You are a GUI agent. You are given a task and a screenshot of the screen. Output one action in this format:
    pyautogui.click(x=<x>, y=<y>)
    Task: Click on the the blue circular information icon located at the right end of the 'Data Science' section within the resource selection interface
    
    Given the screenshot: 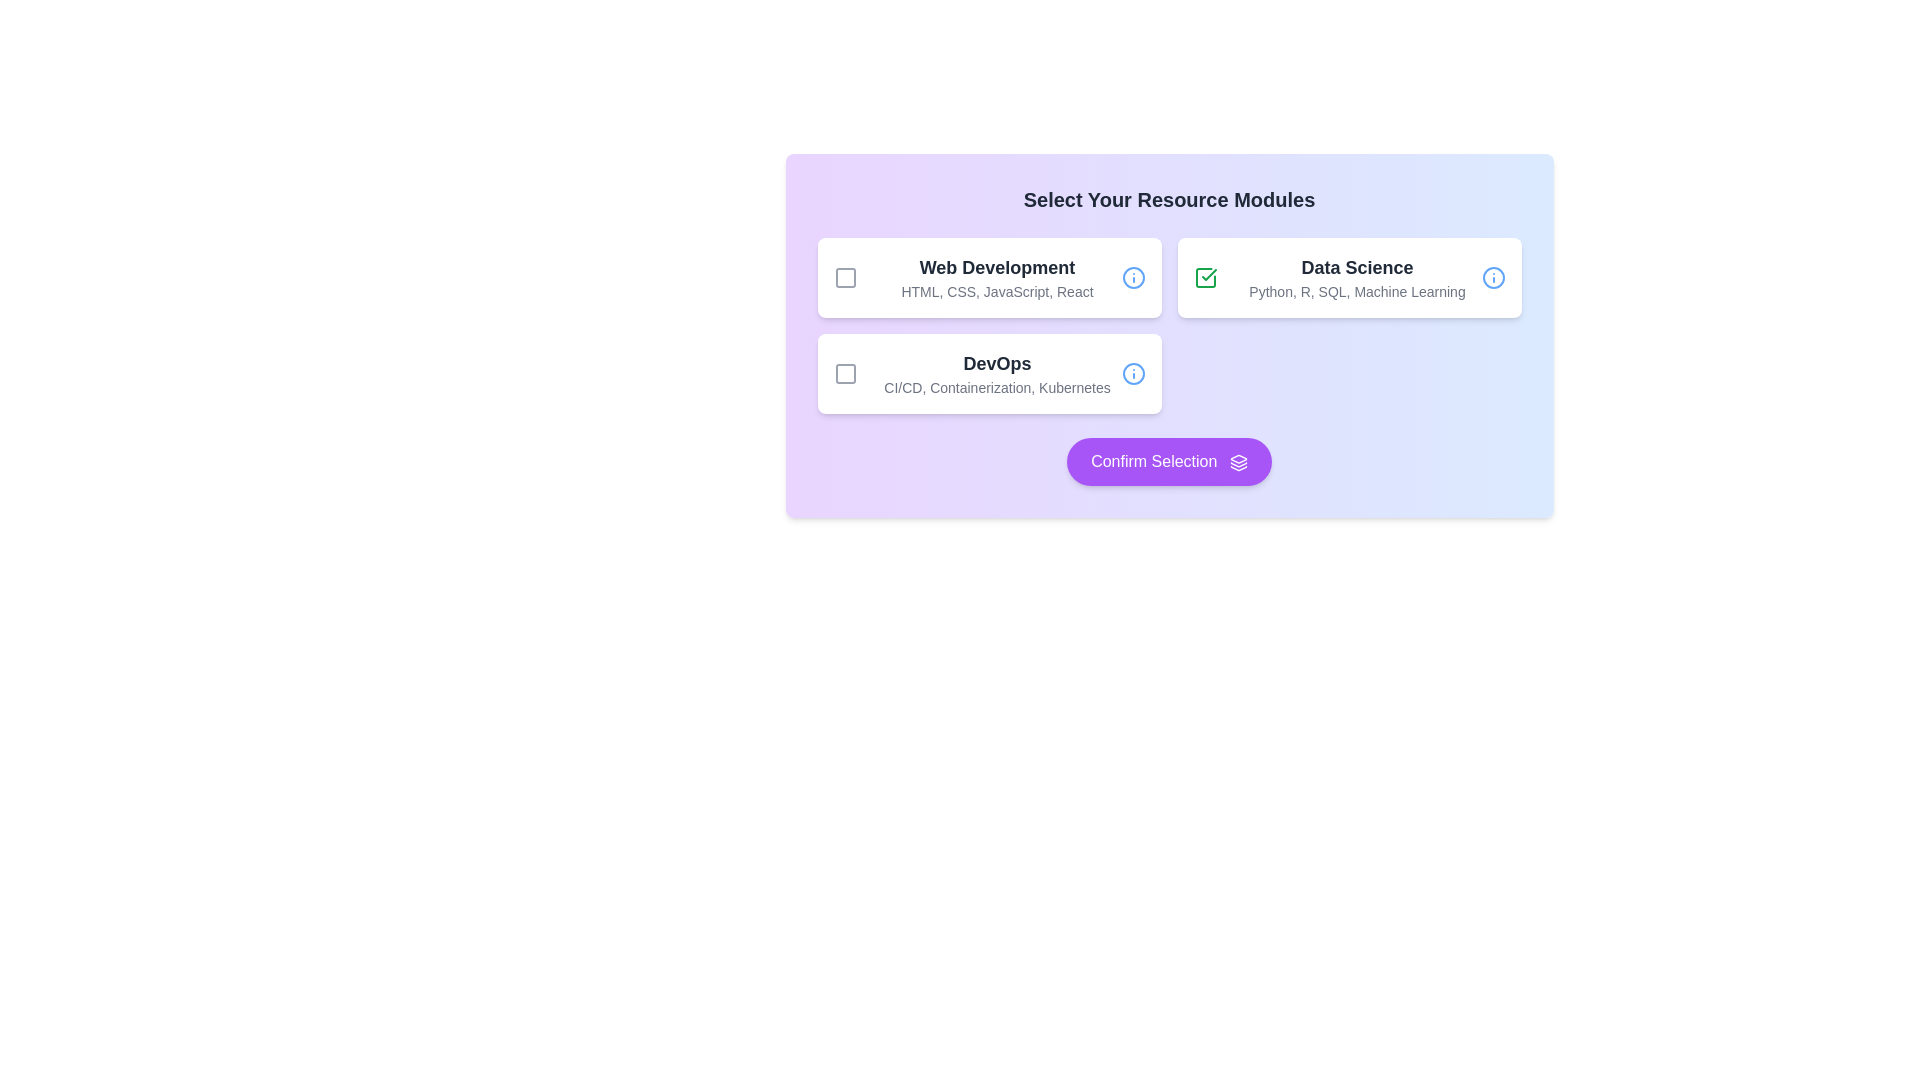 What is the action you would take?
    pyautogui.click(x=1493, y=277)
    